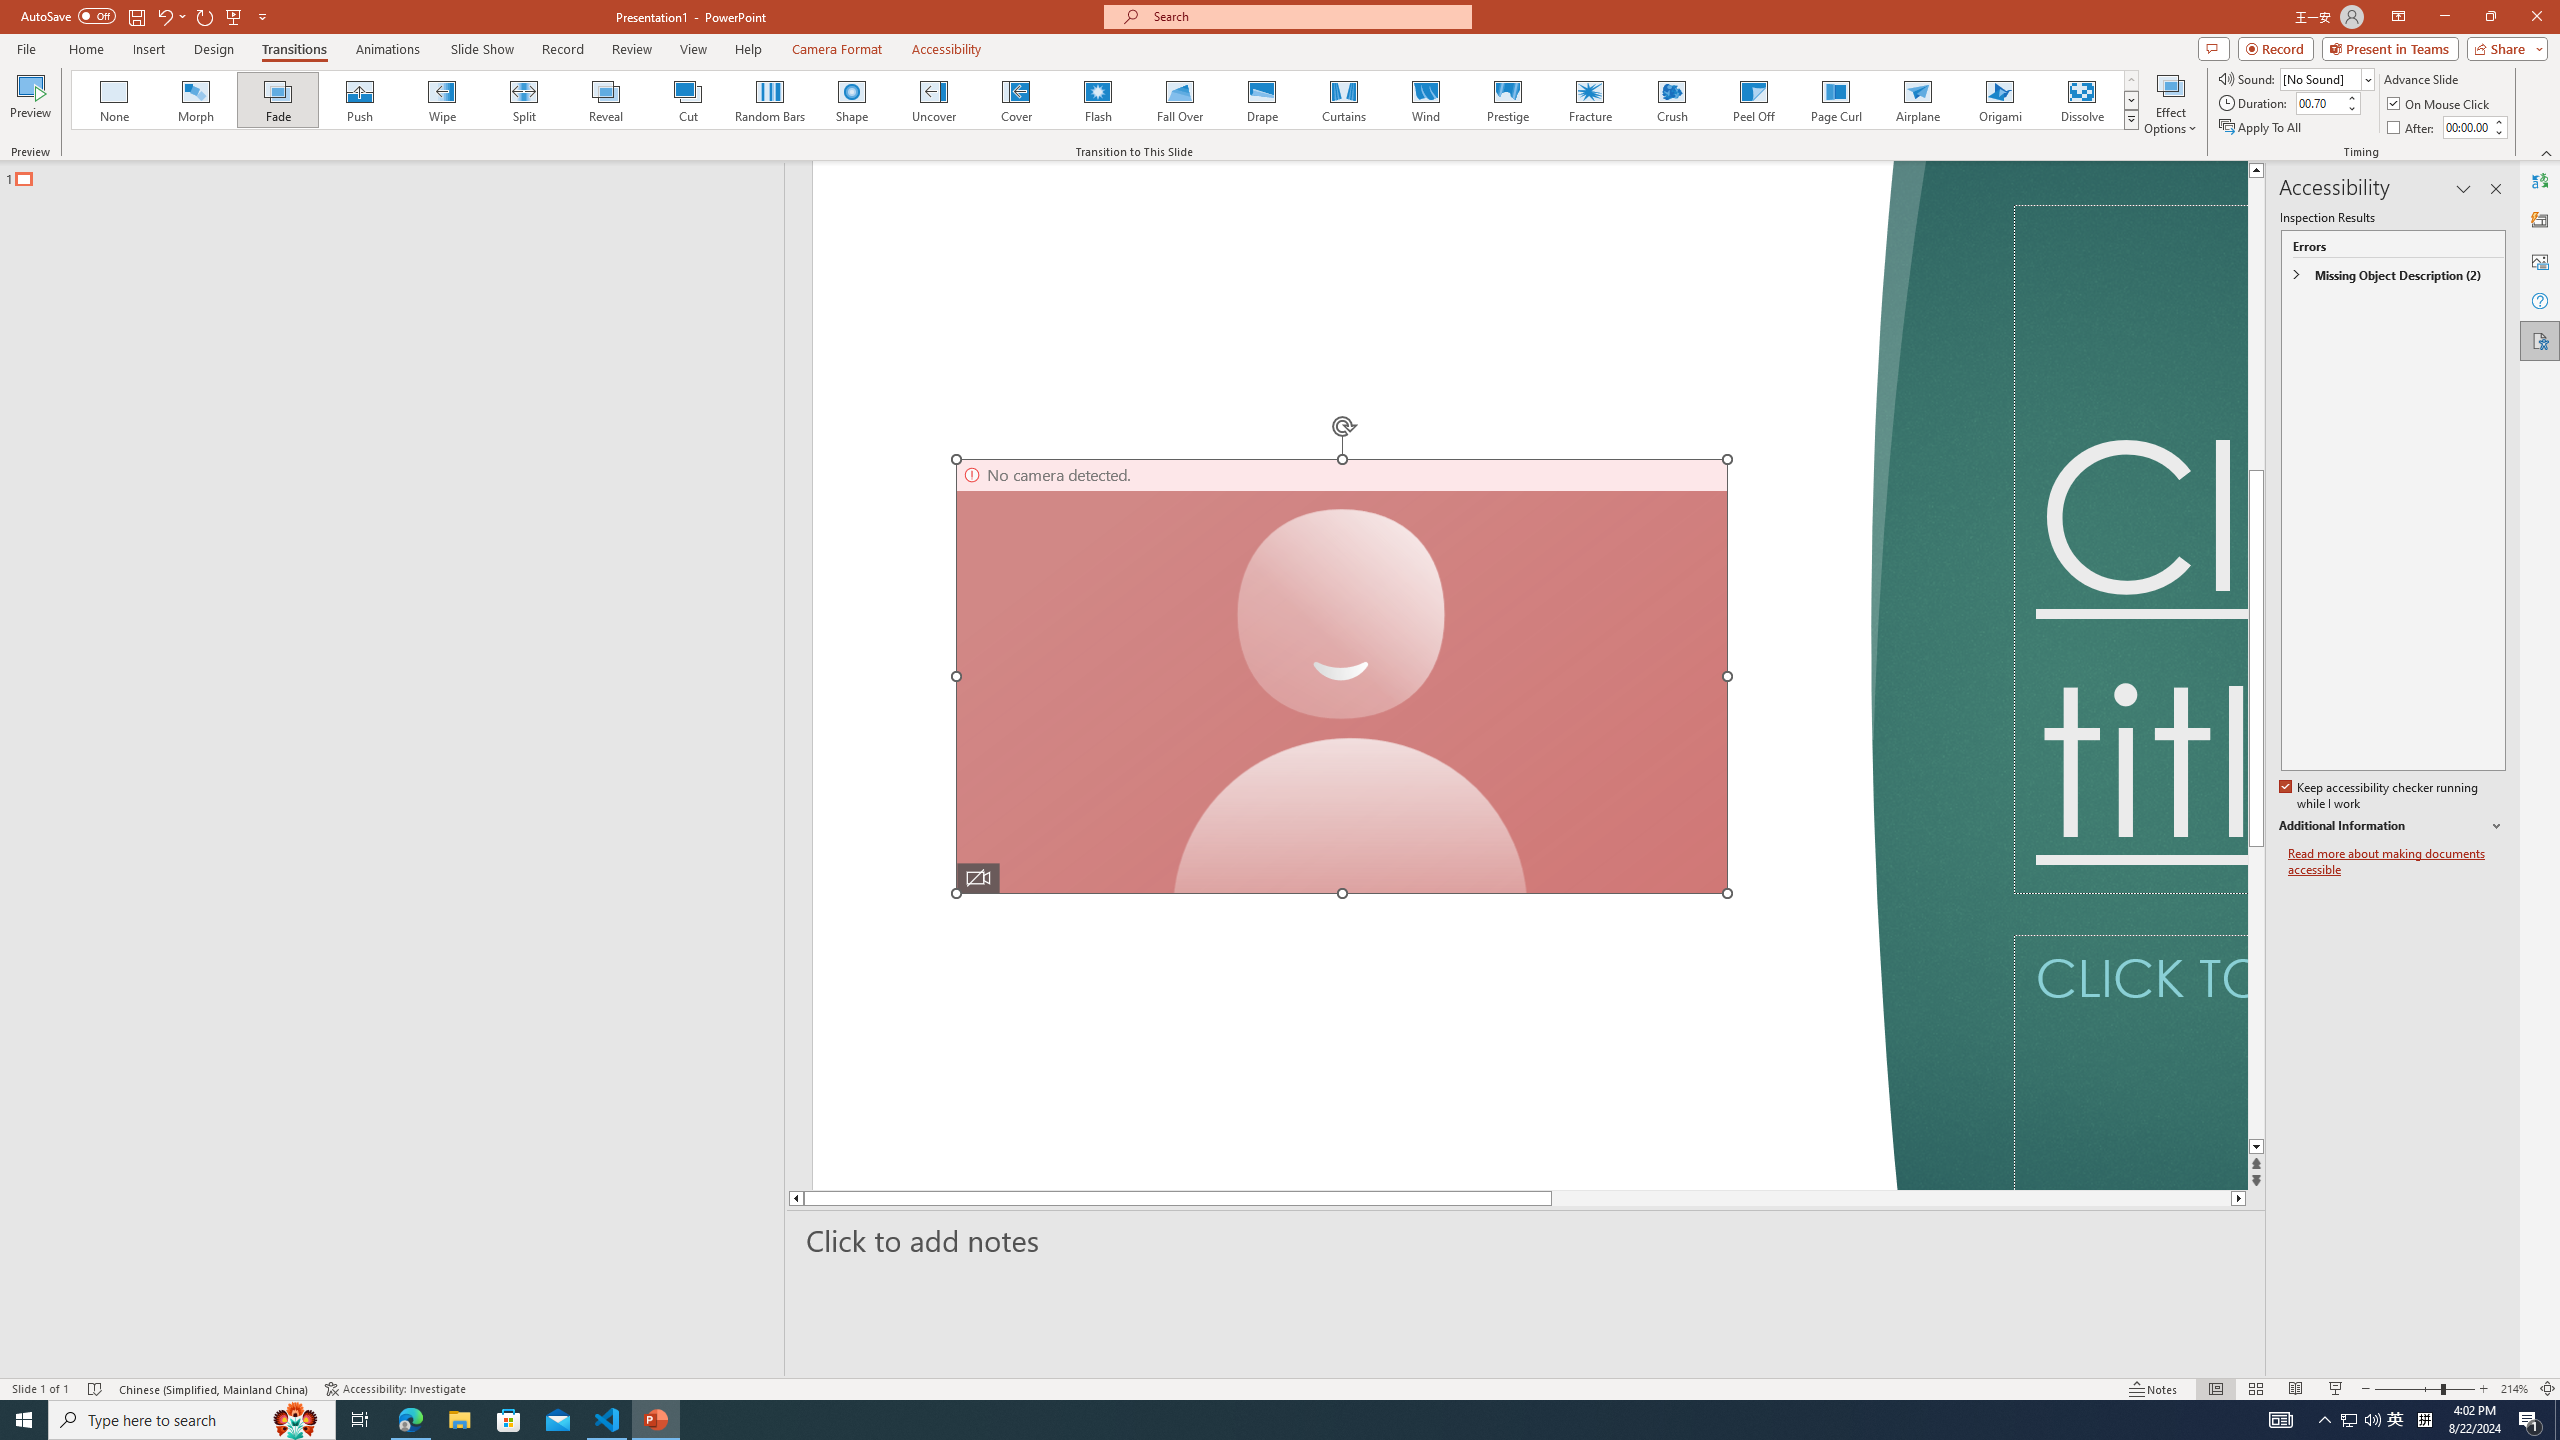 This screenshot has height=1440, width=2560. Describe the element at coordinates (851, 99) in the screenshot. I see `'Shape'` at that location.